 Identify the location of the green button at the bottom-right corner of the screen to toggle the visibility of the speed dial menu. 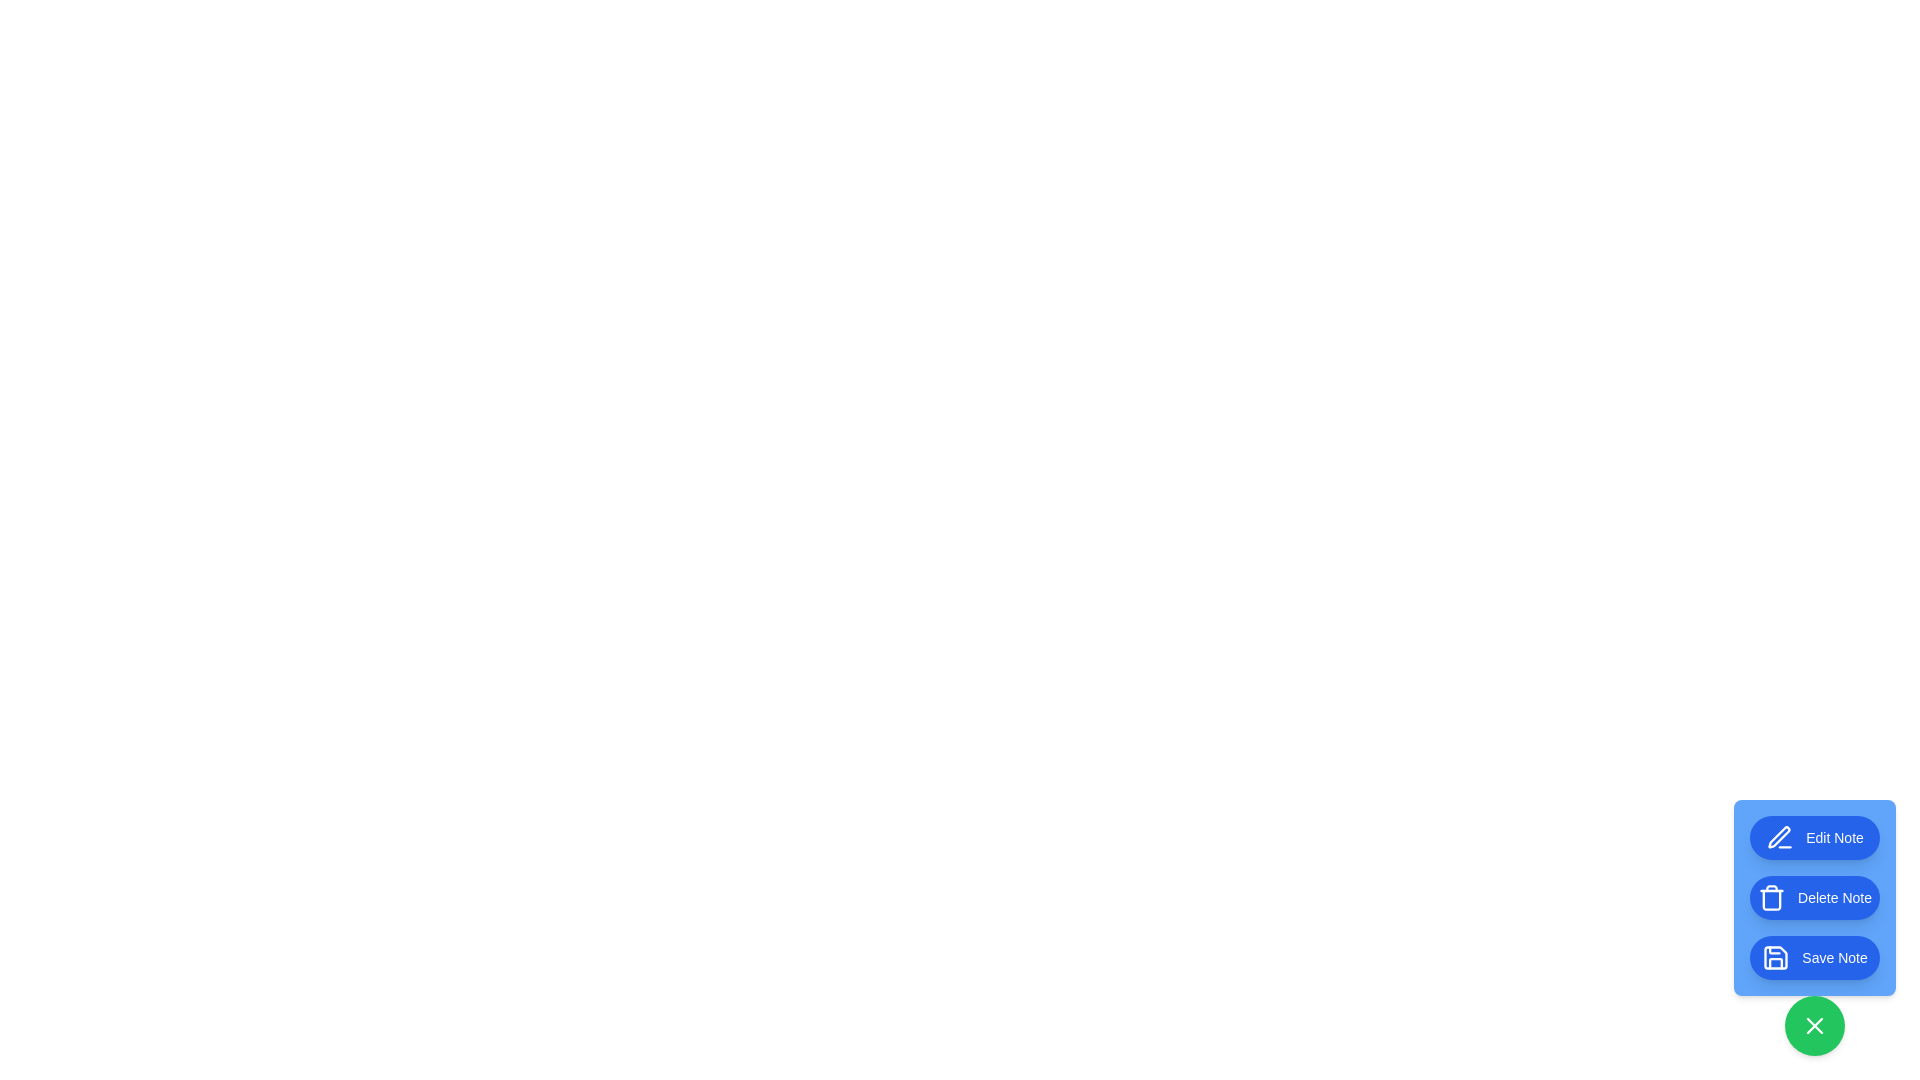
(1814, 1026).